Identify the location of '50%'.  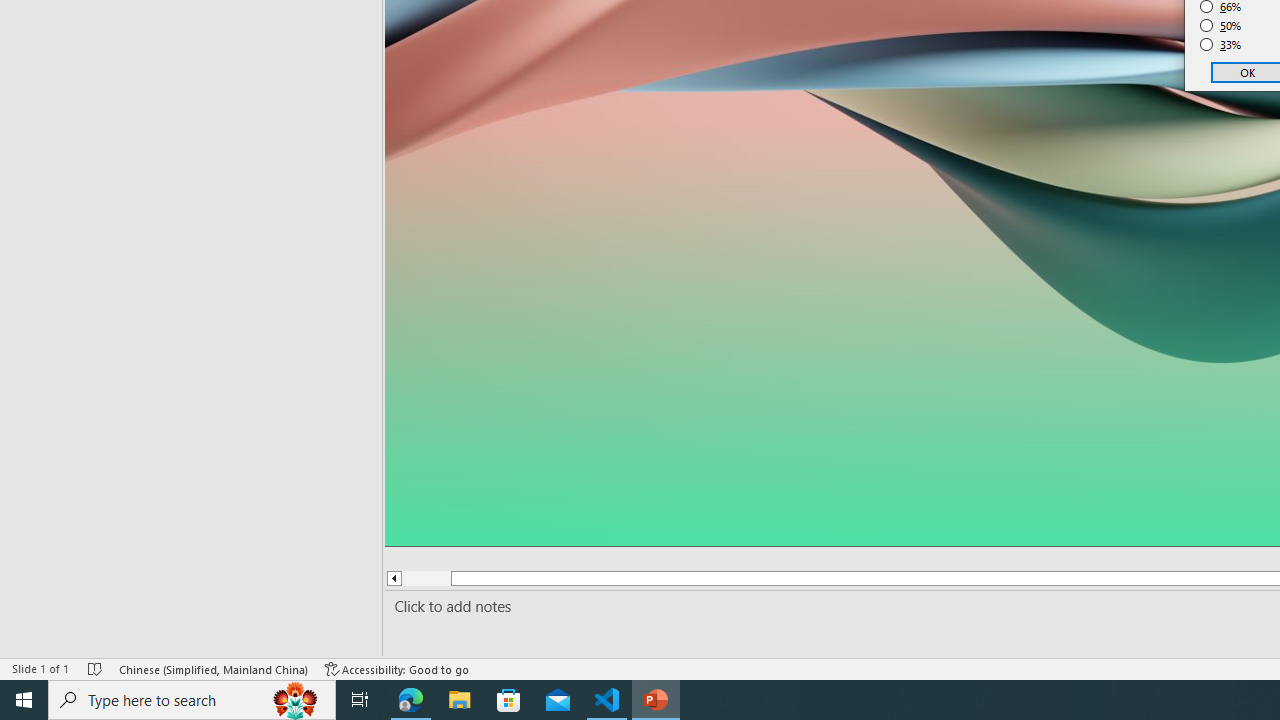
(1220, 25).